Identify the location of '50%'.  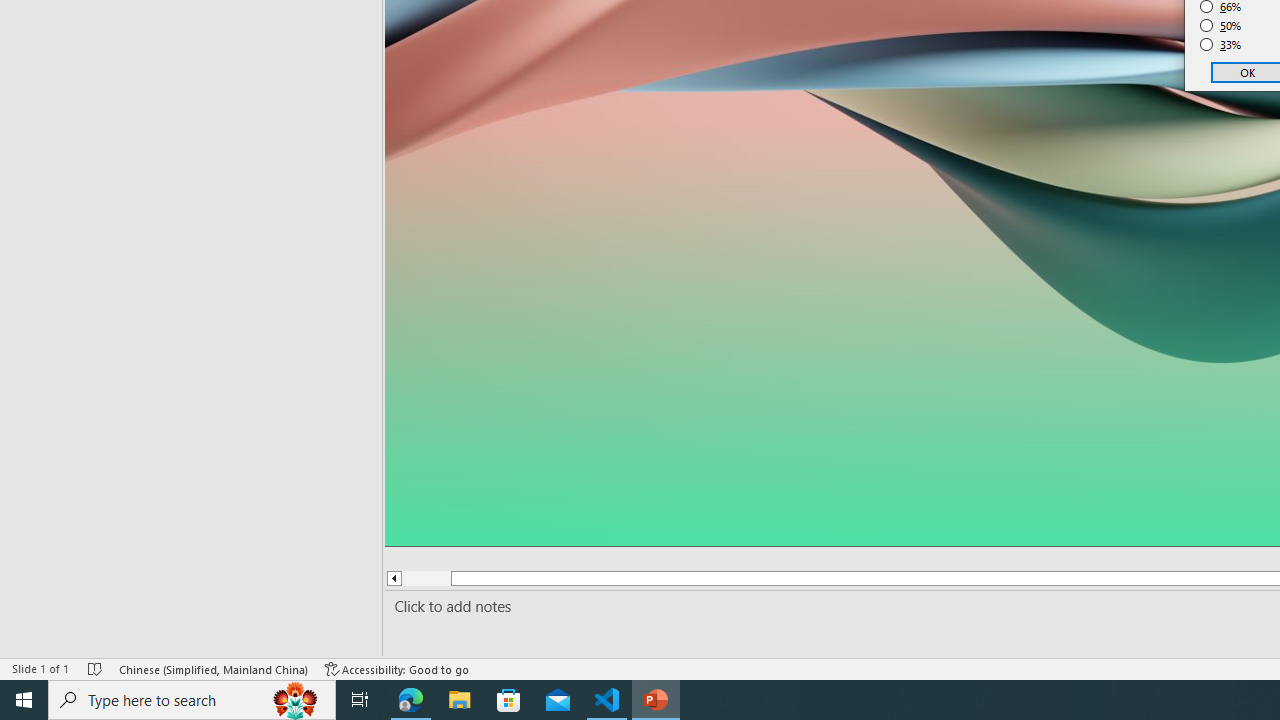
(1220, 25).